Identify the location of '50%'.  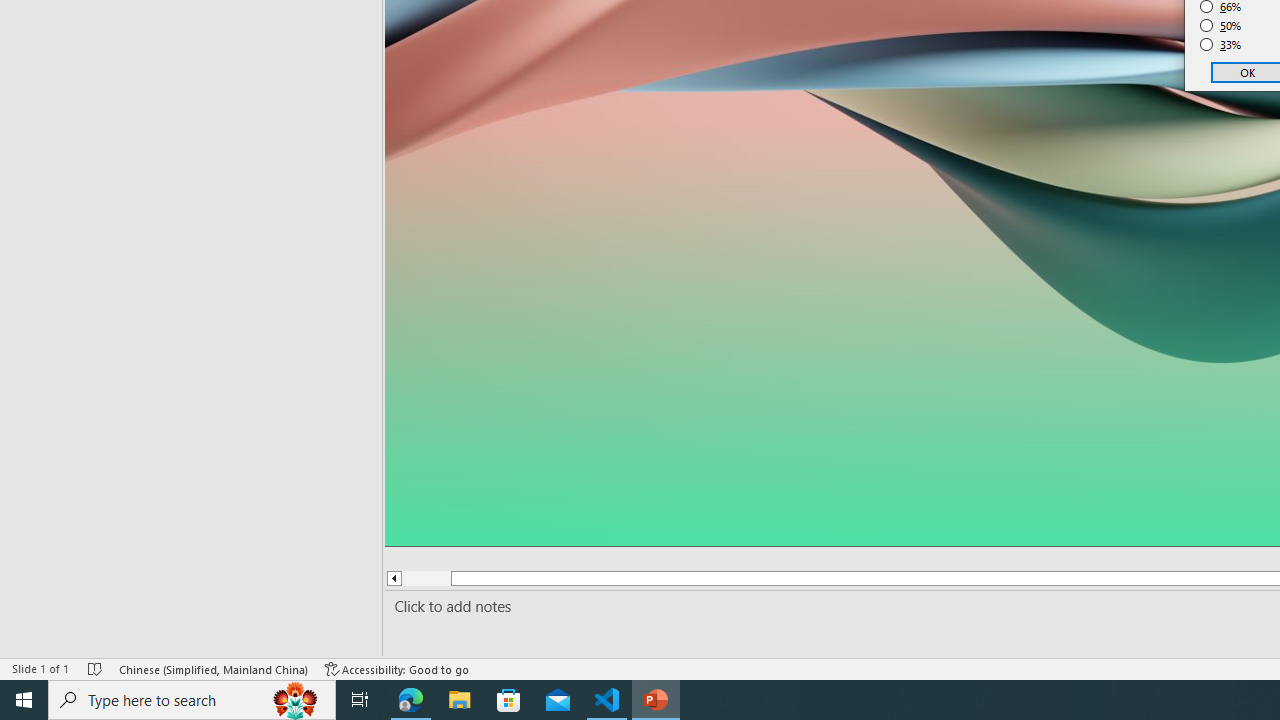
(1220, 25).